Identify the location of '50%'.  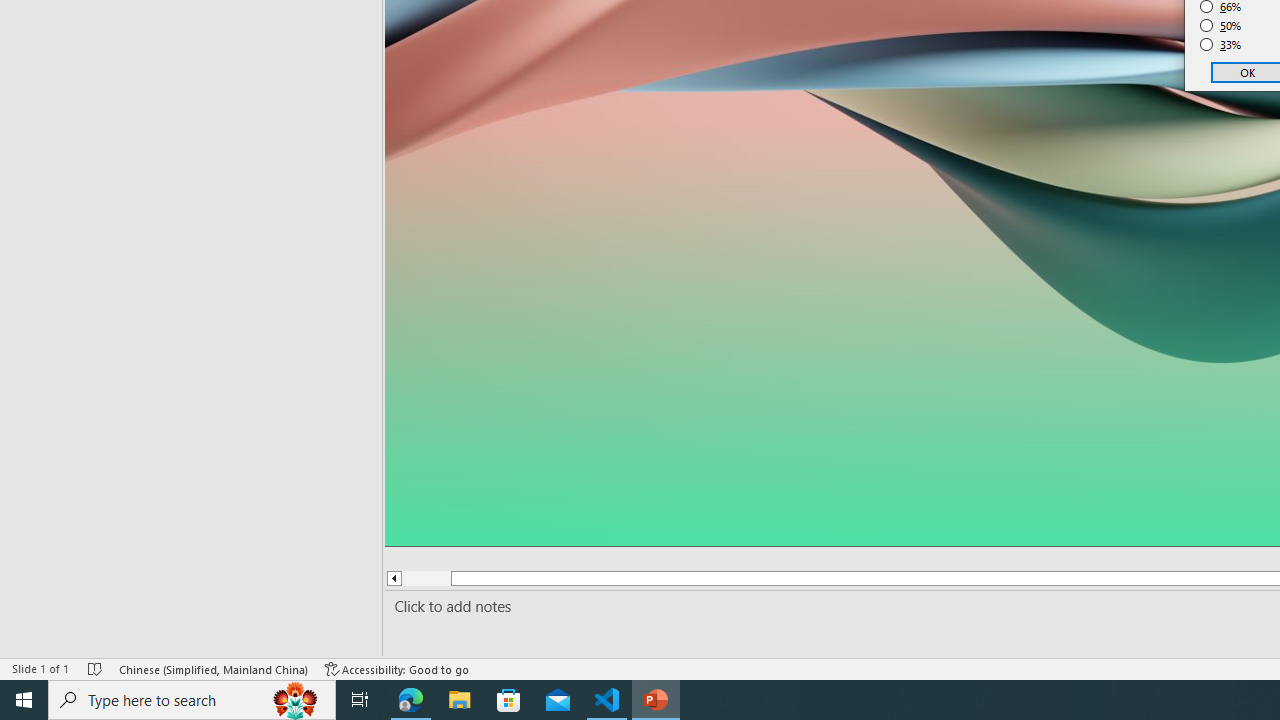
(1220, 25).